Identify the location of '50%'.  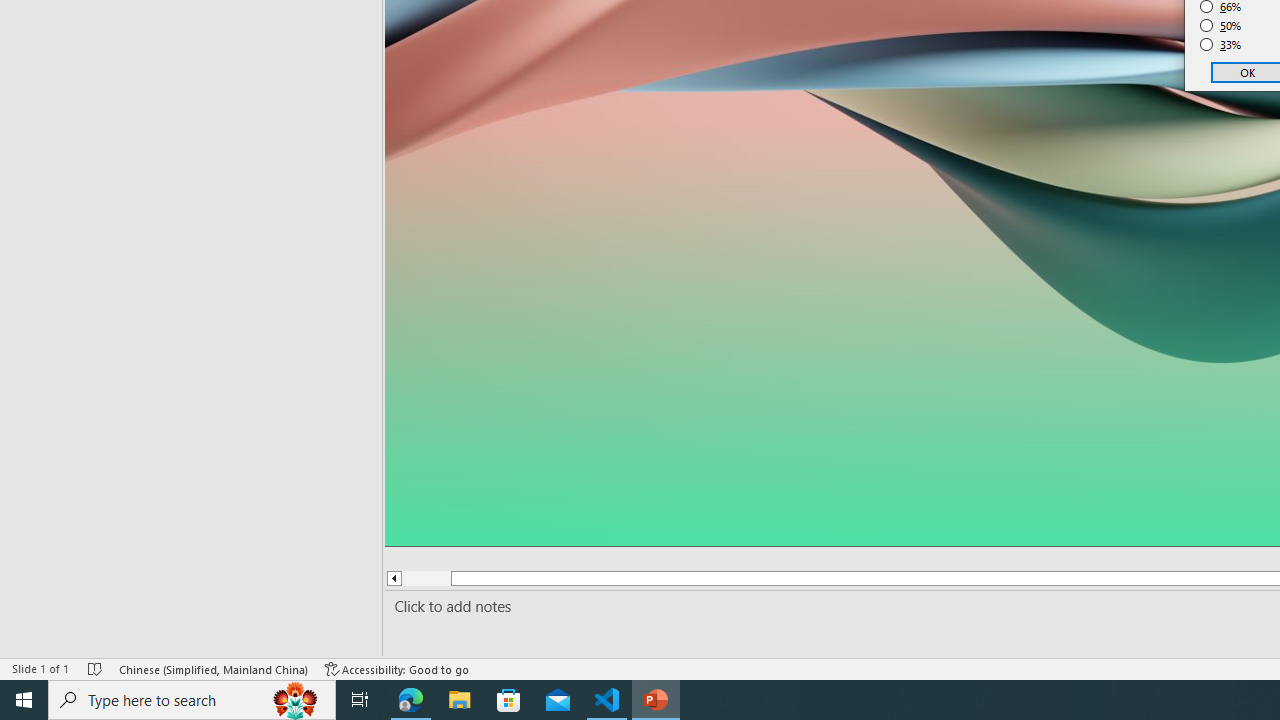
(1220, 25).